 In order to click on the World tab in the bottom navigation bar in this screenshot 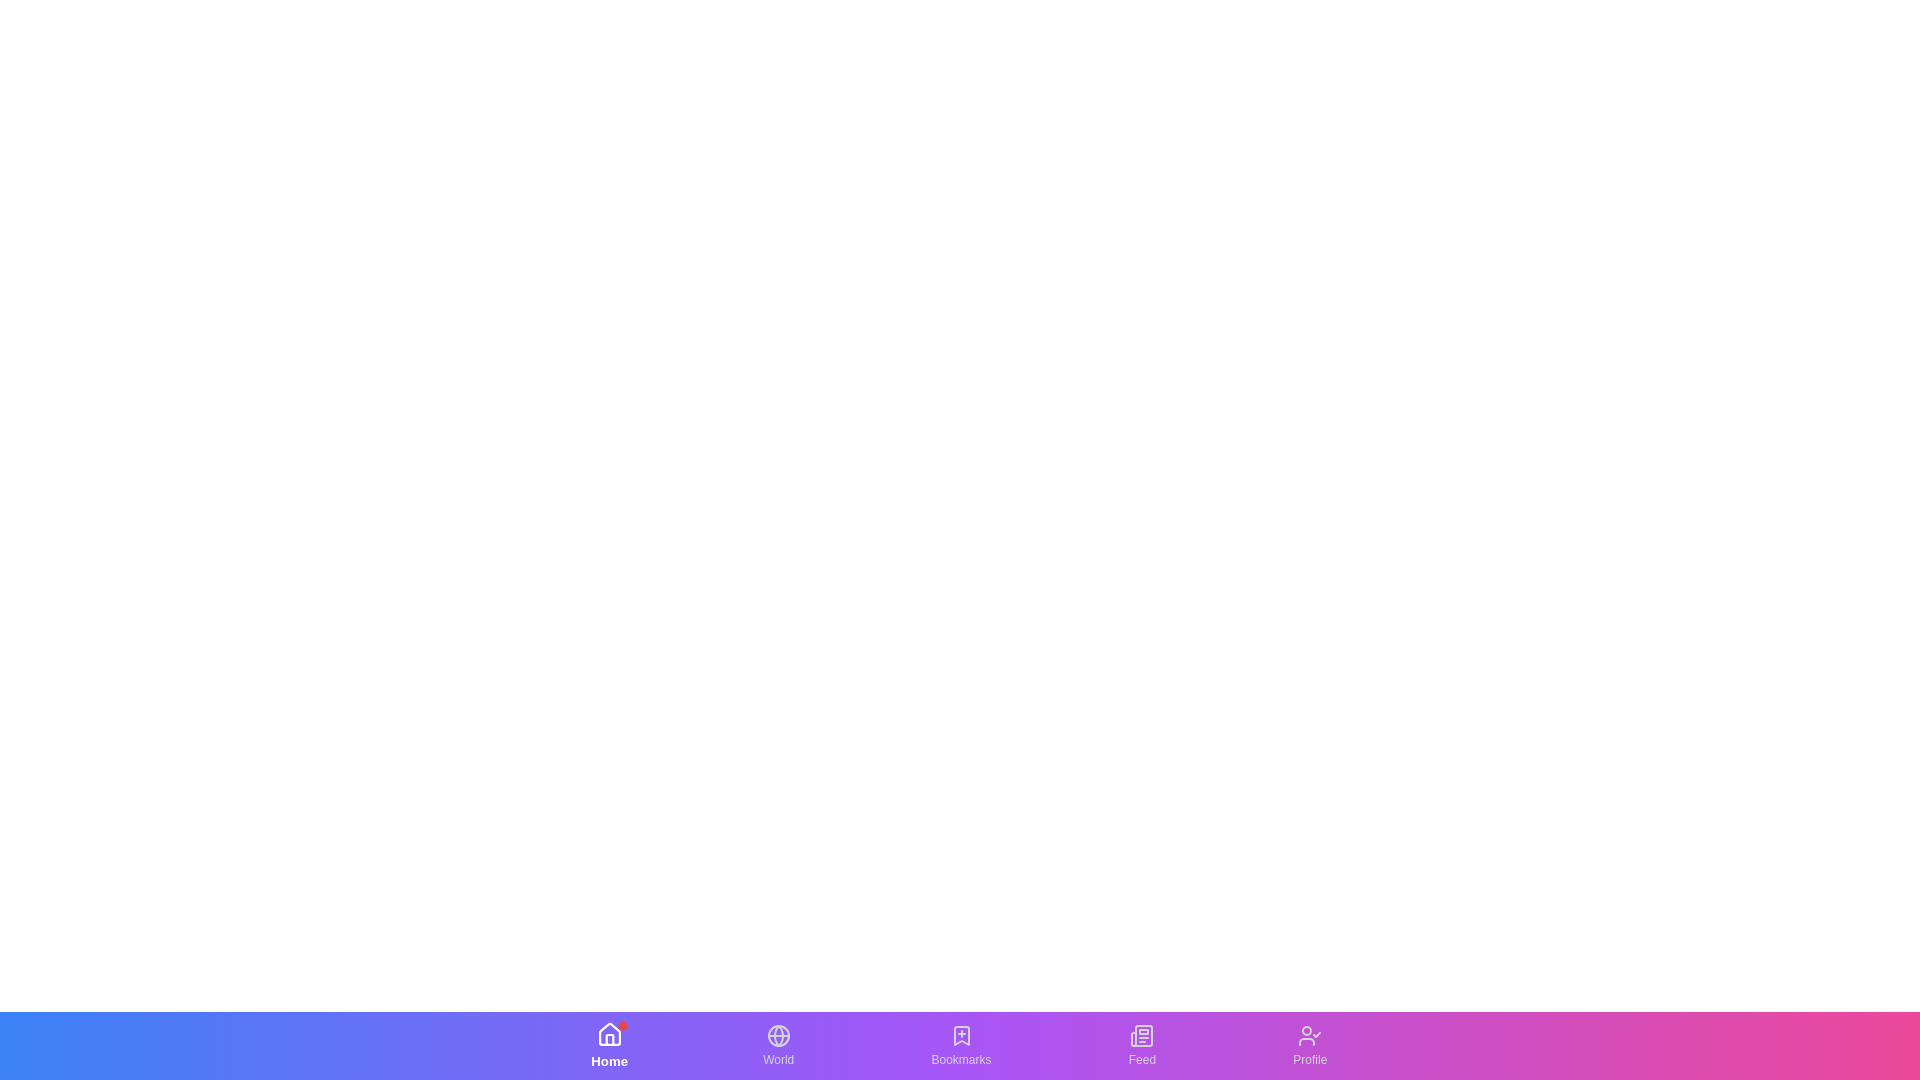, I will do `click(777, 1044)`.